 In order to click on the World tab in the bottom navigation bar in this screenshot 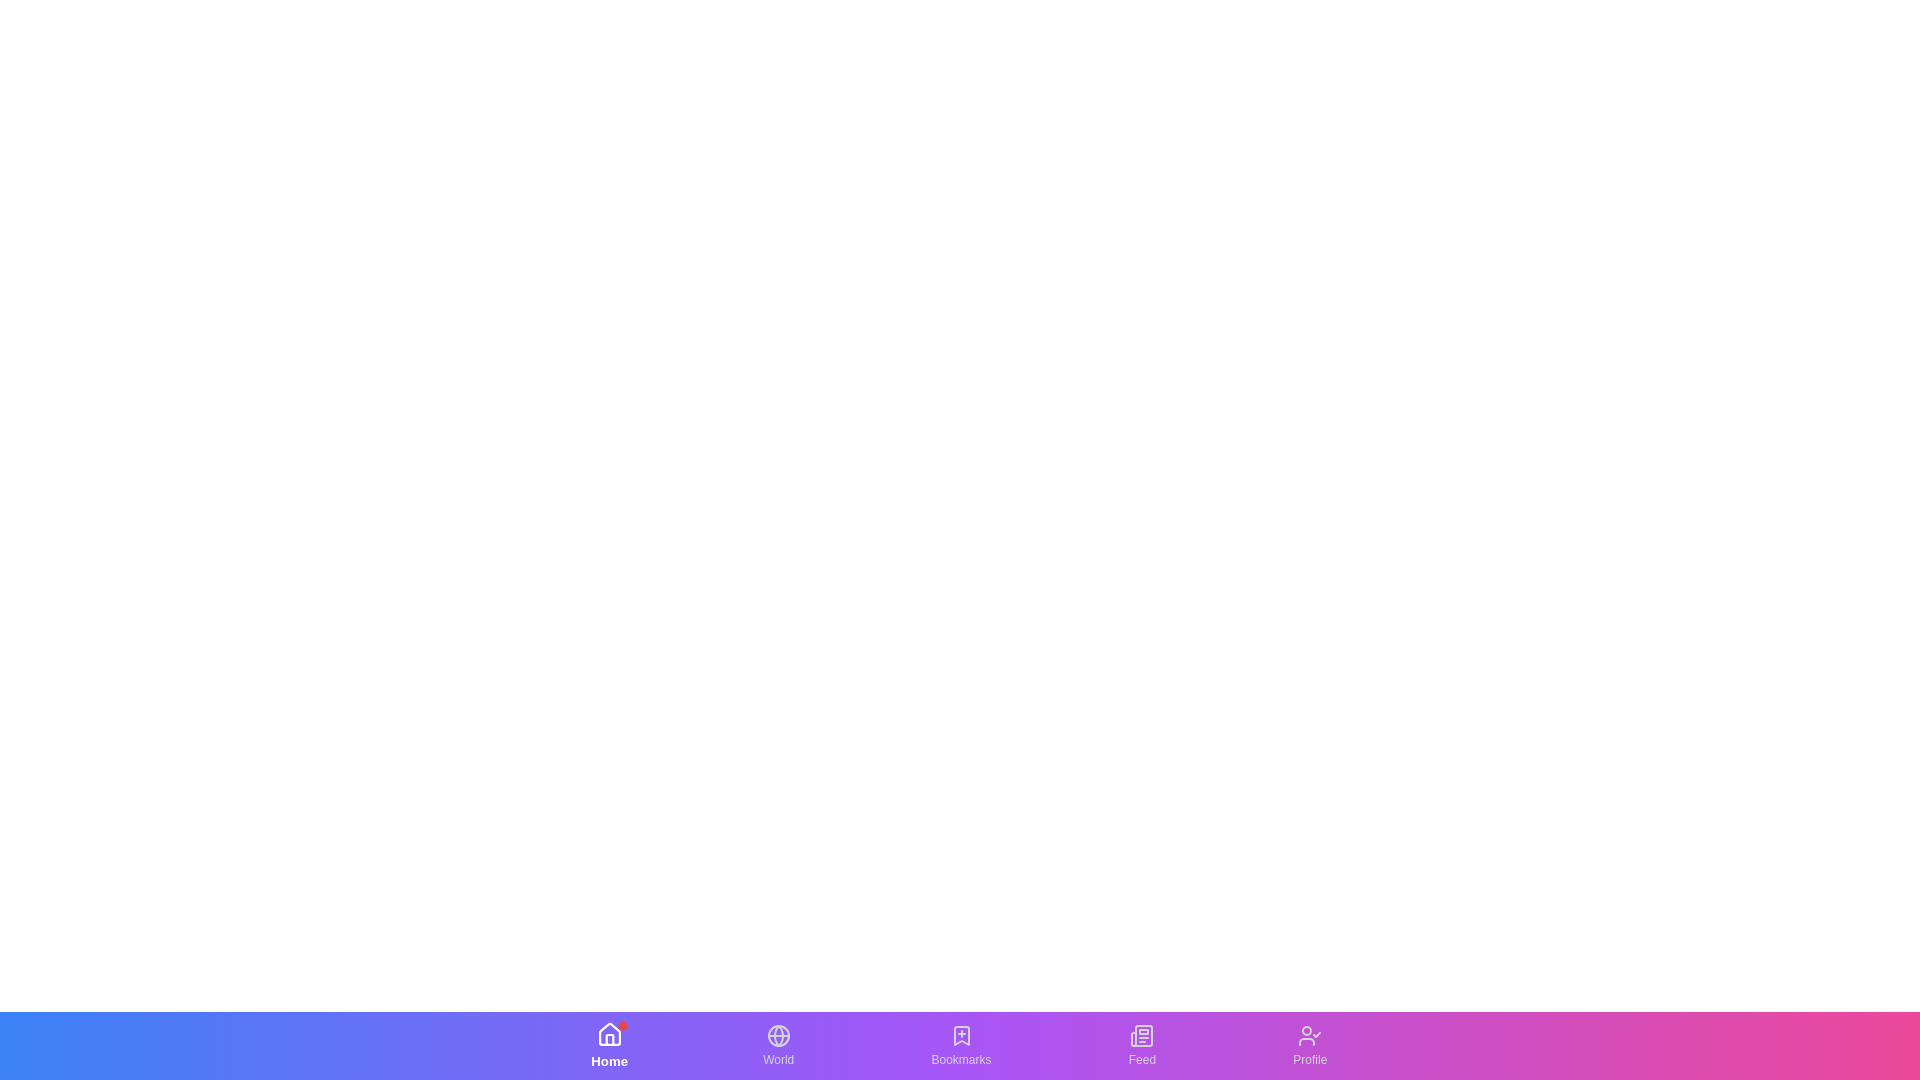, I will do `click(777, 1044)`.